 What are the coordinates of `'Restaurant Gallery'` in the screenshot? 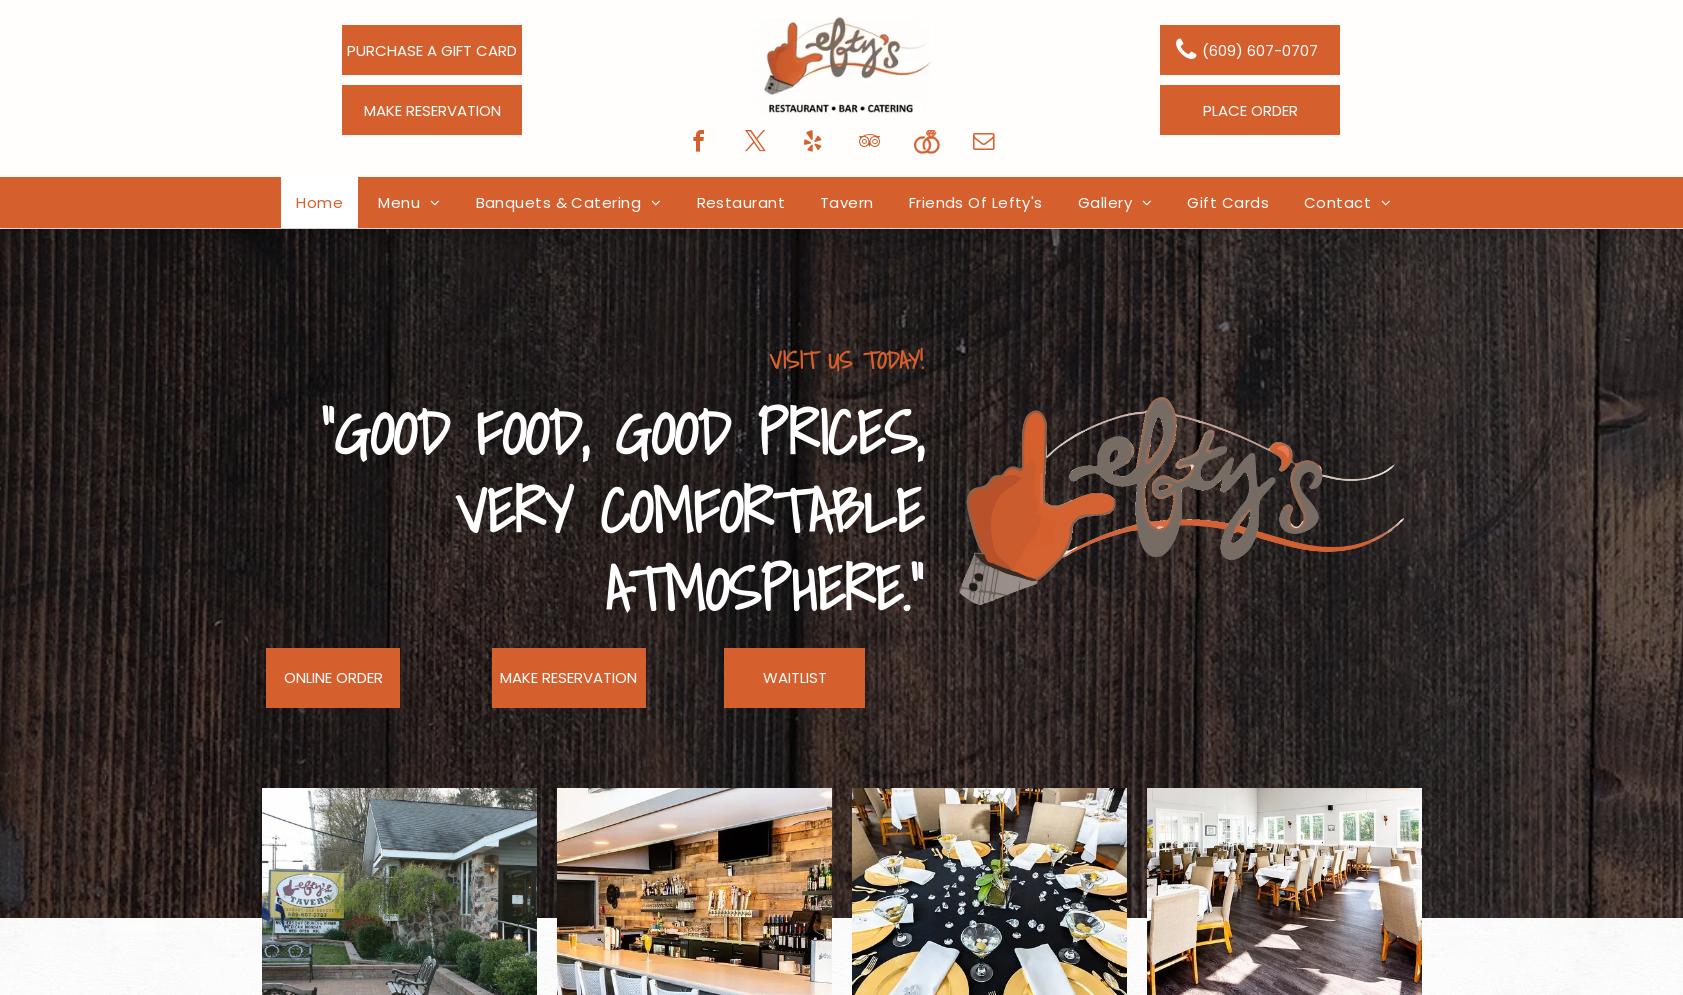 It's located at (1164, 399).